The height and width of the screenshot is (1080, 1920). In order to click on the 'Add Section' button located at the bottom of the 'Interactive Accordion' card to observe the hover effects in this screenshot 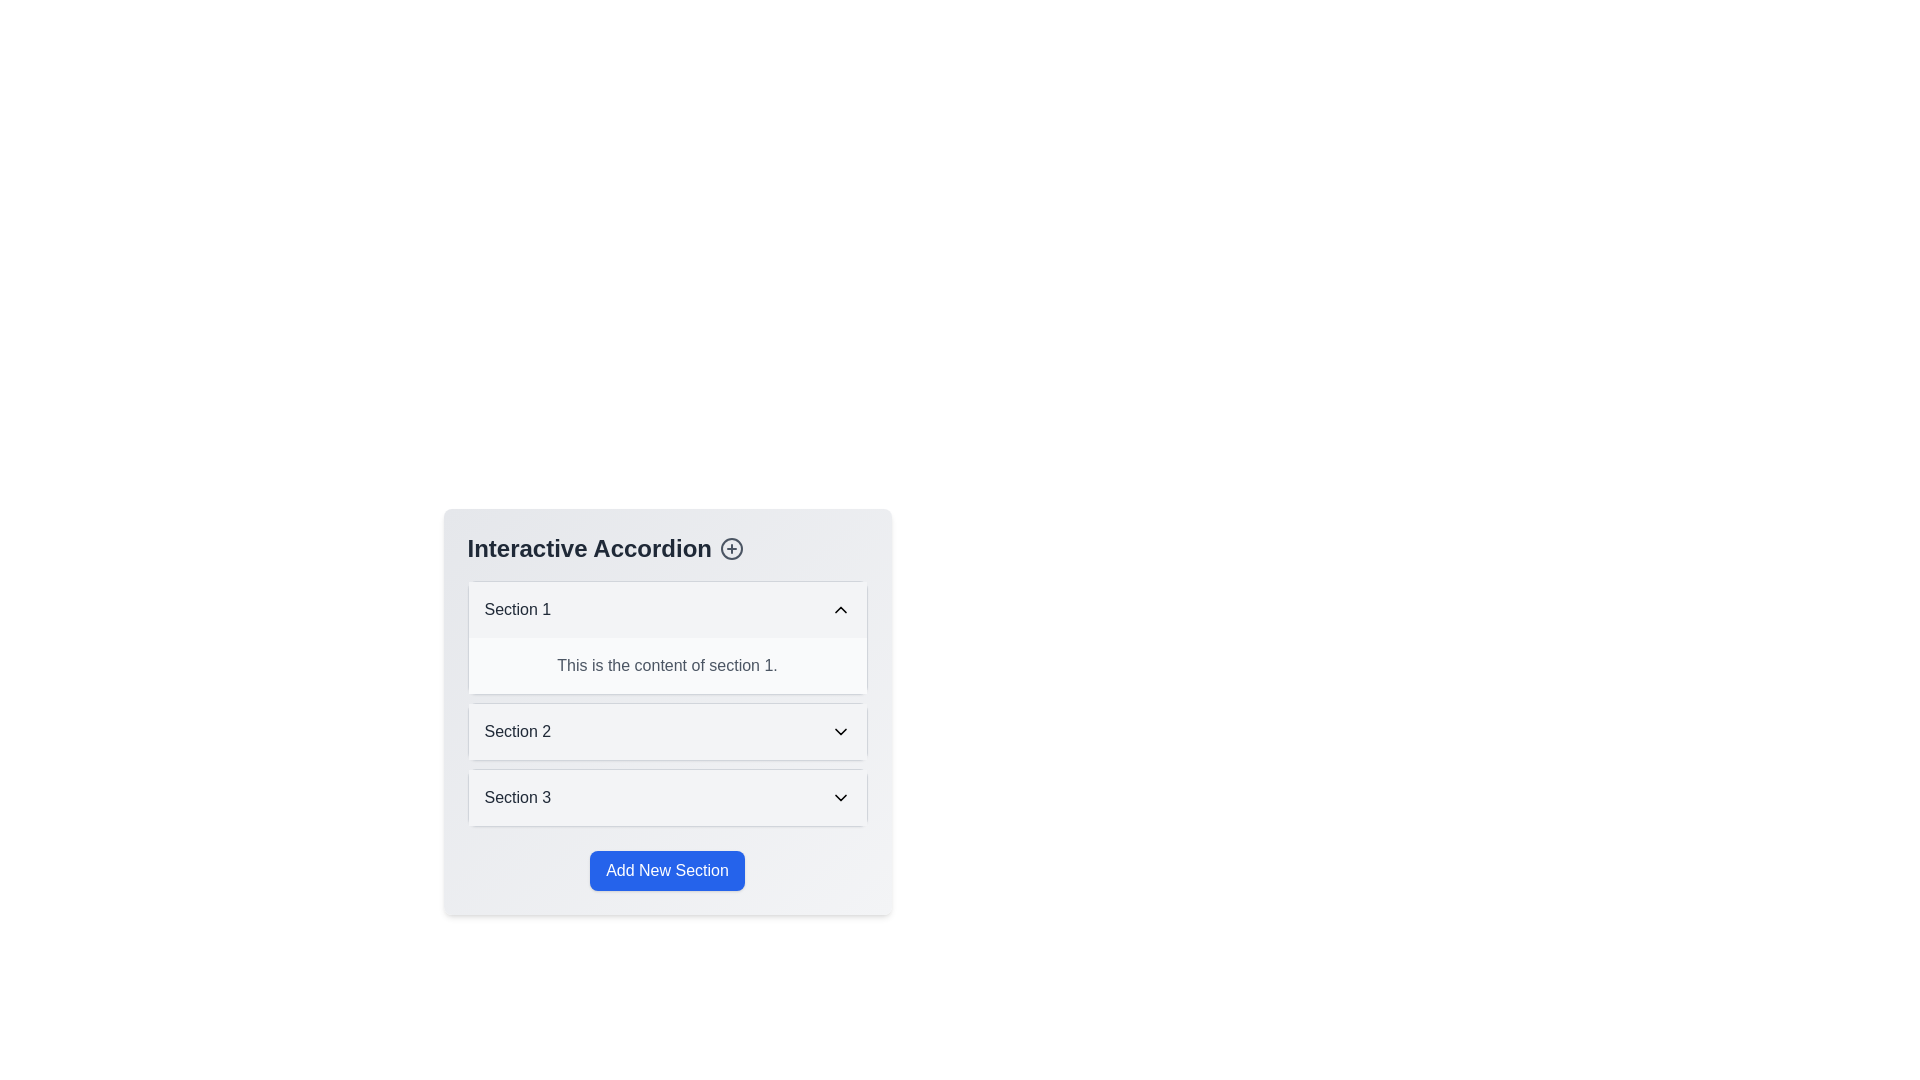, I will do `click(667, 870)`.